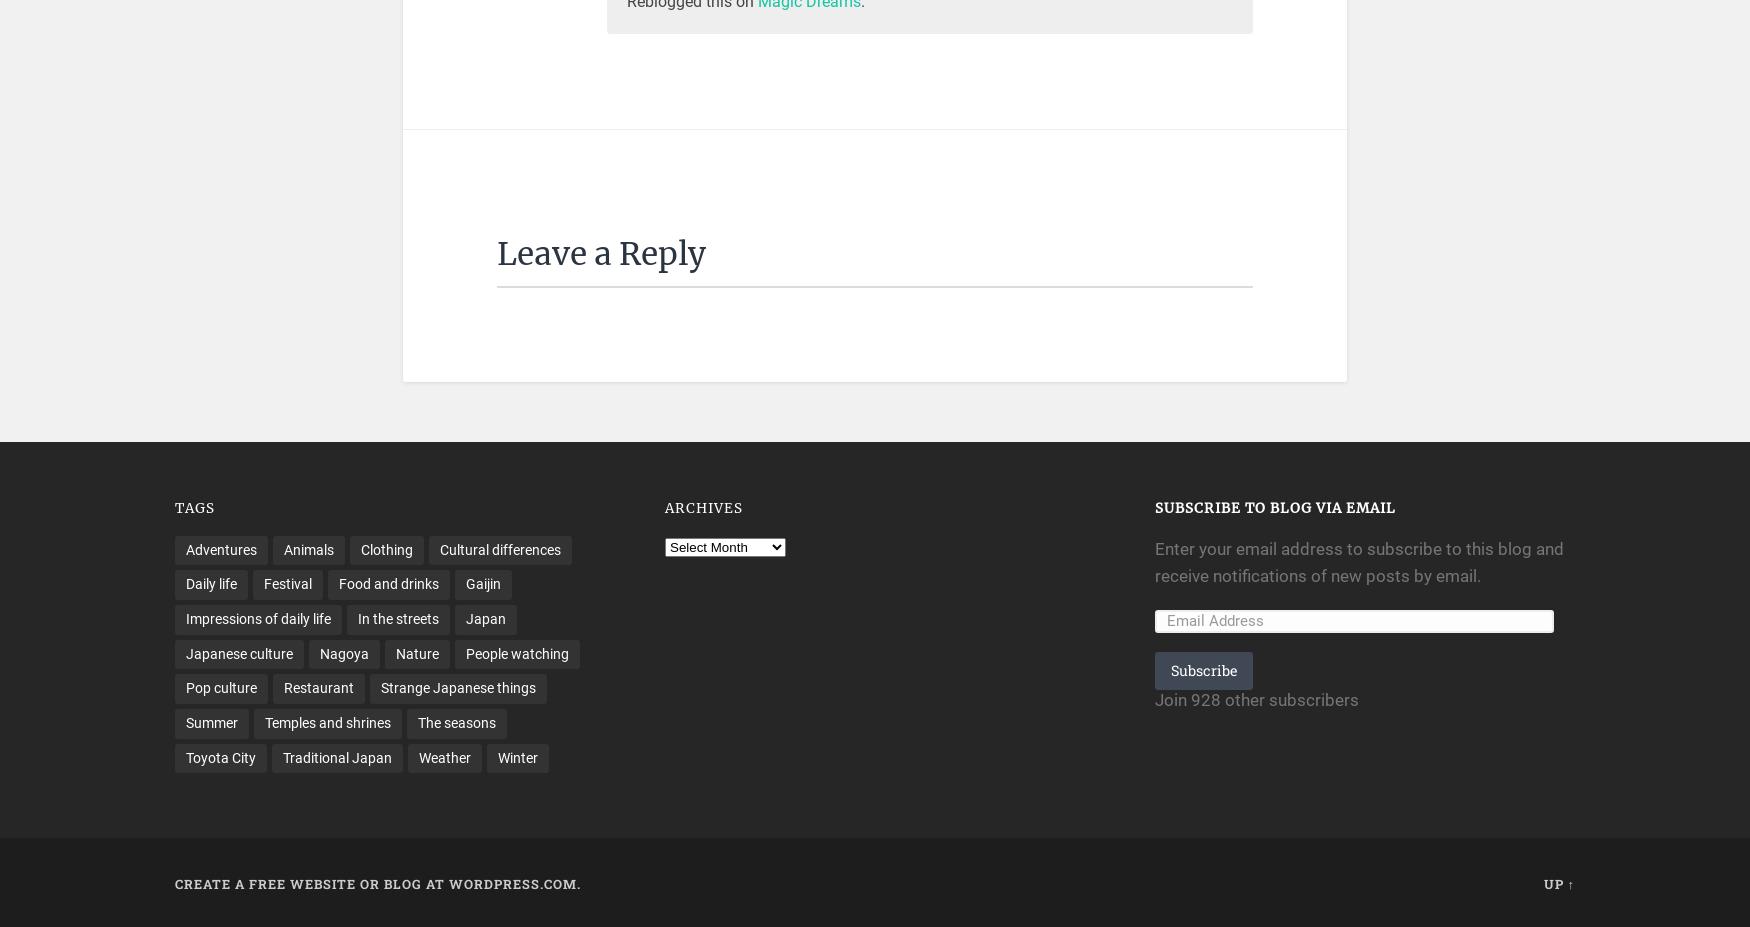 The image size is (1750, 927). I want to click on 'Japanese culture', so click(239, 651).